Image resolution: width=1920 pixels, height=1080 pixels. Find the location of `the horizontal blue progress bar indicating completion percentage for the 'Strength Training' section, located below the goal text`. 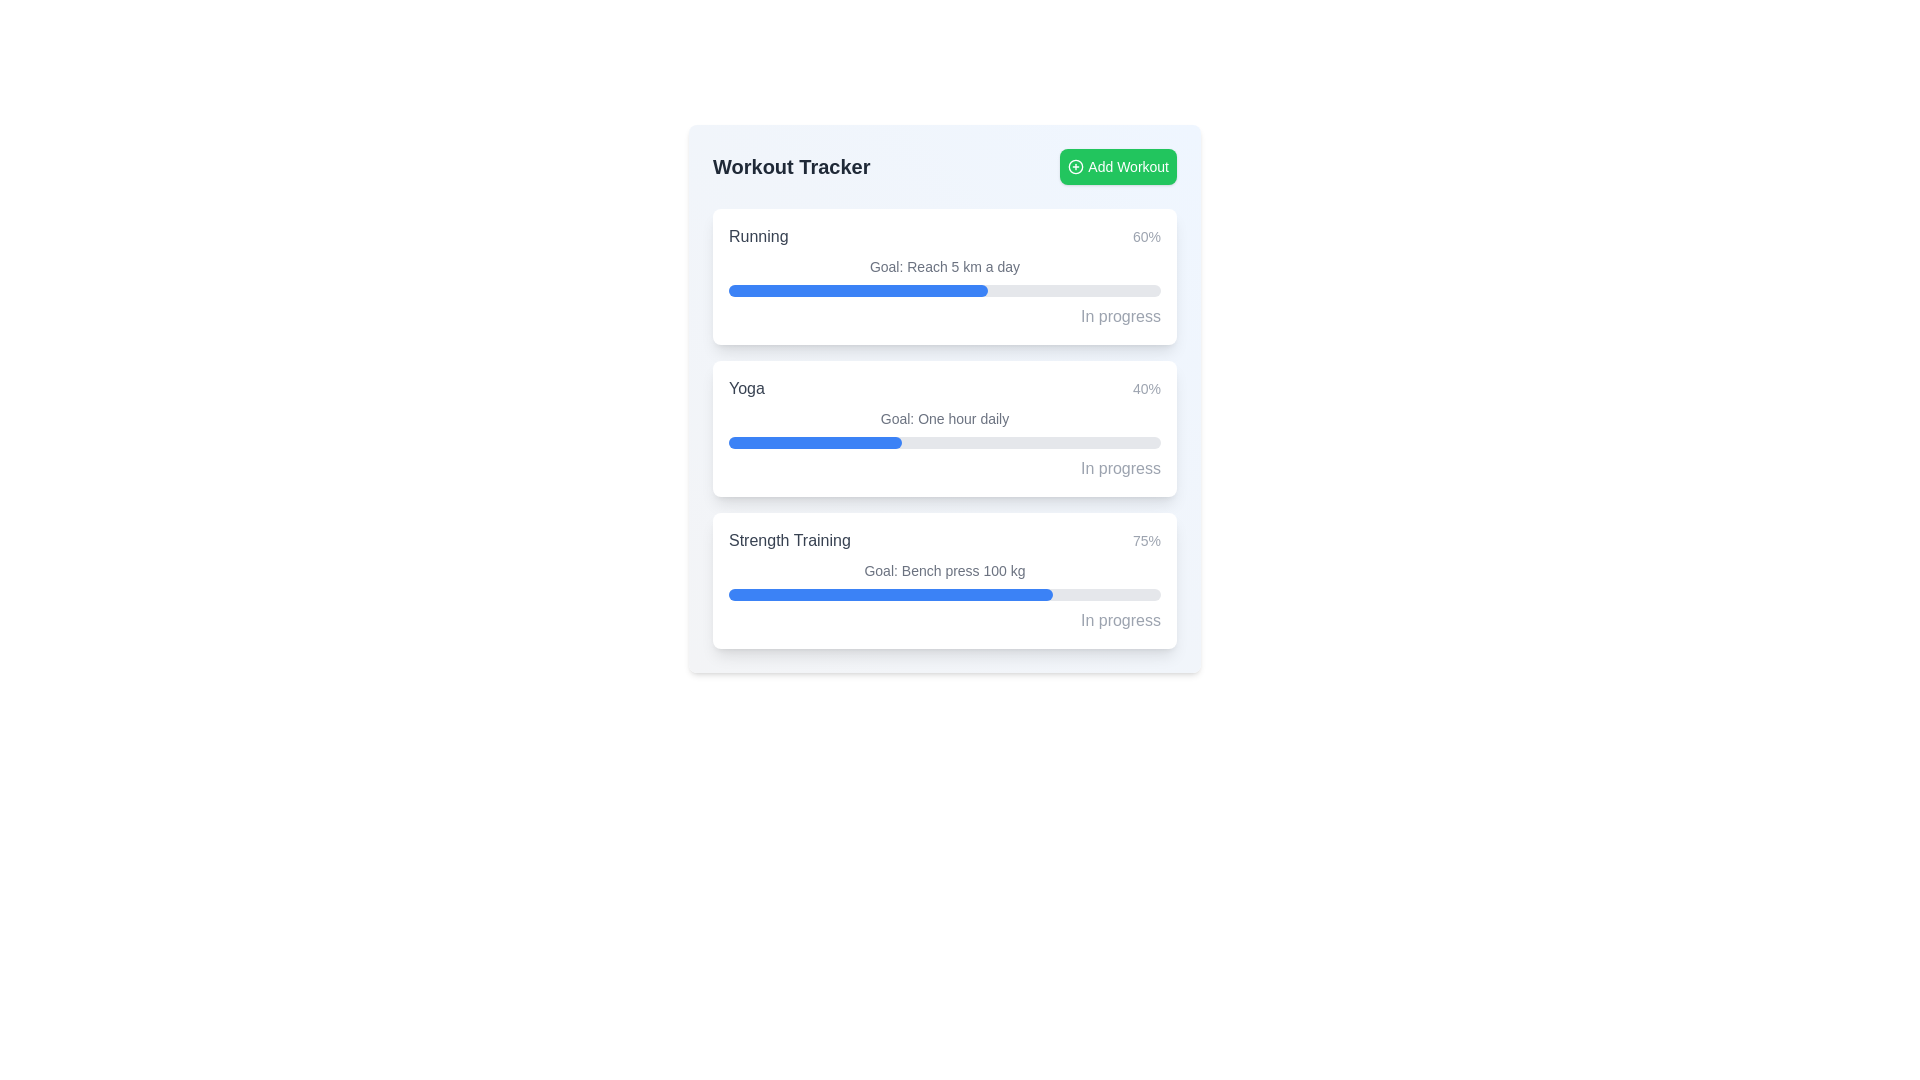

the horizontal blue progress bar indicating completion percentage for the 'Strength Training' section, located below the goal text is located at coordinates (890, 593).